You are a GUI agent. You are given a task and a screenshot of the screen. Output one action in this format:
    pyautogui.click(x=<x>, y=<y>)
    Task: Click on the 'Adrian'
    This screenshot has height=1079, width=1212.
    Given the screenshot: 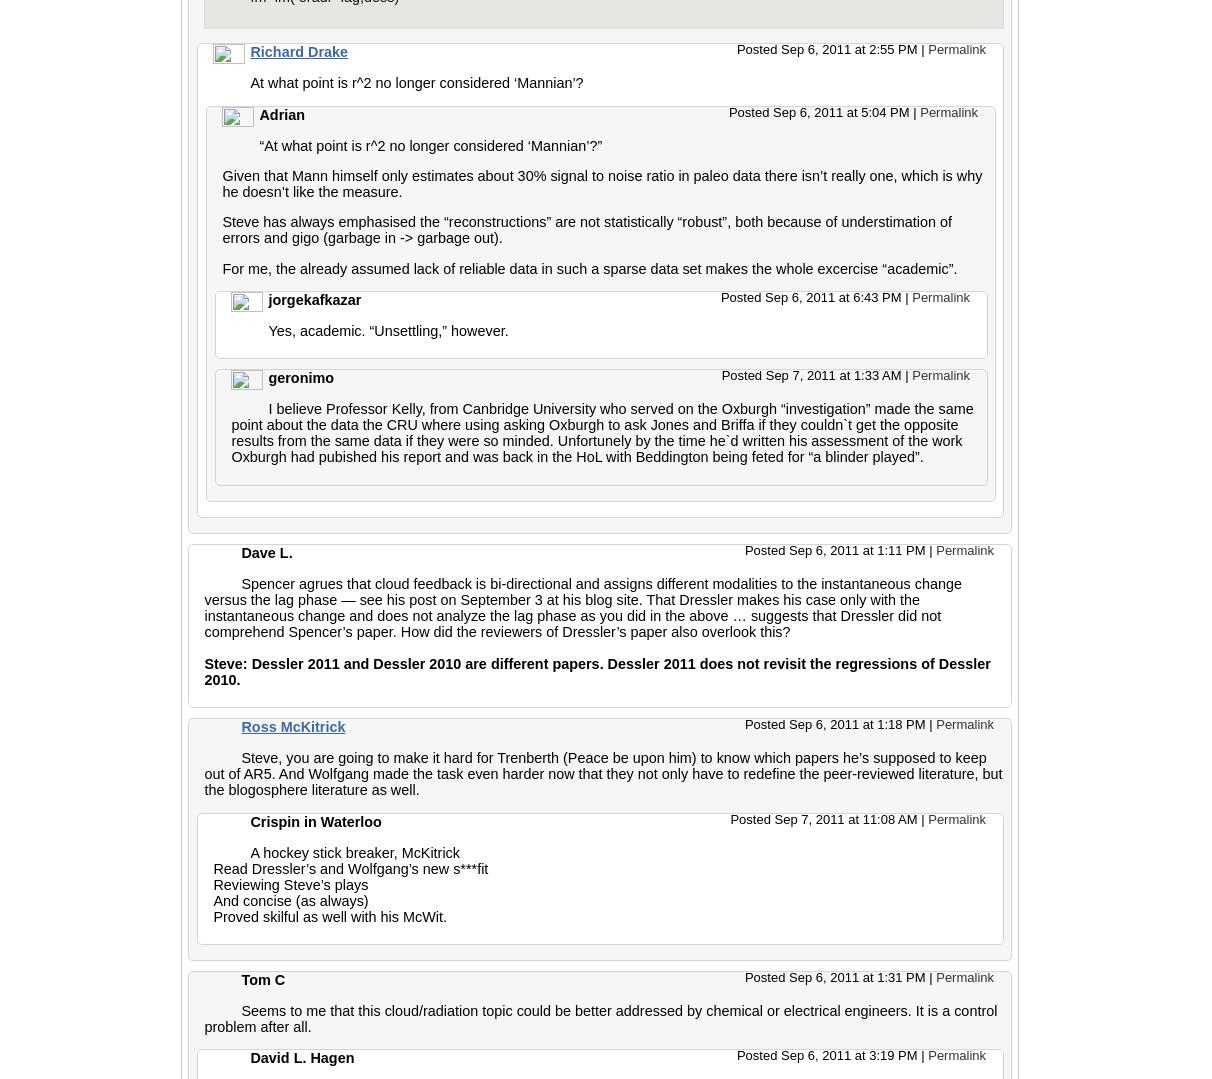 What is the action you would take?
    pyautogui.click(x=259, y=114)
    